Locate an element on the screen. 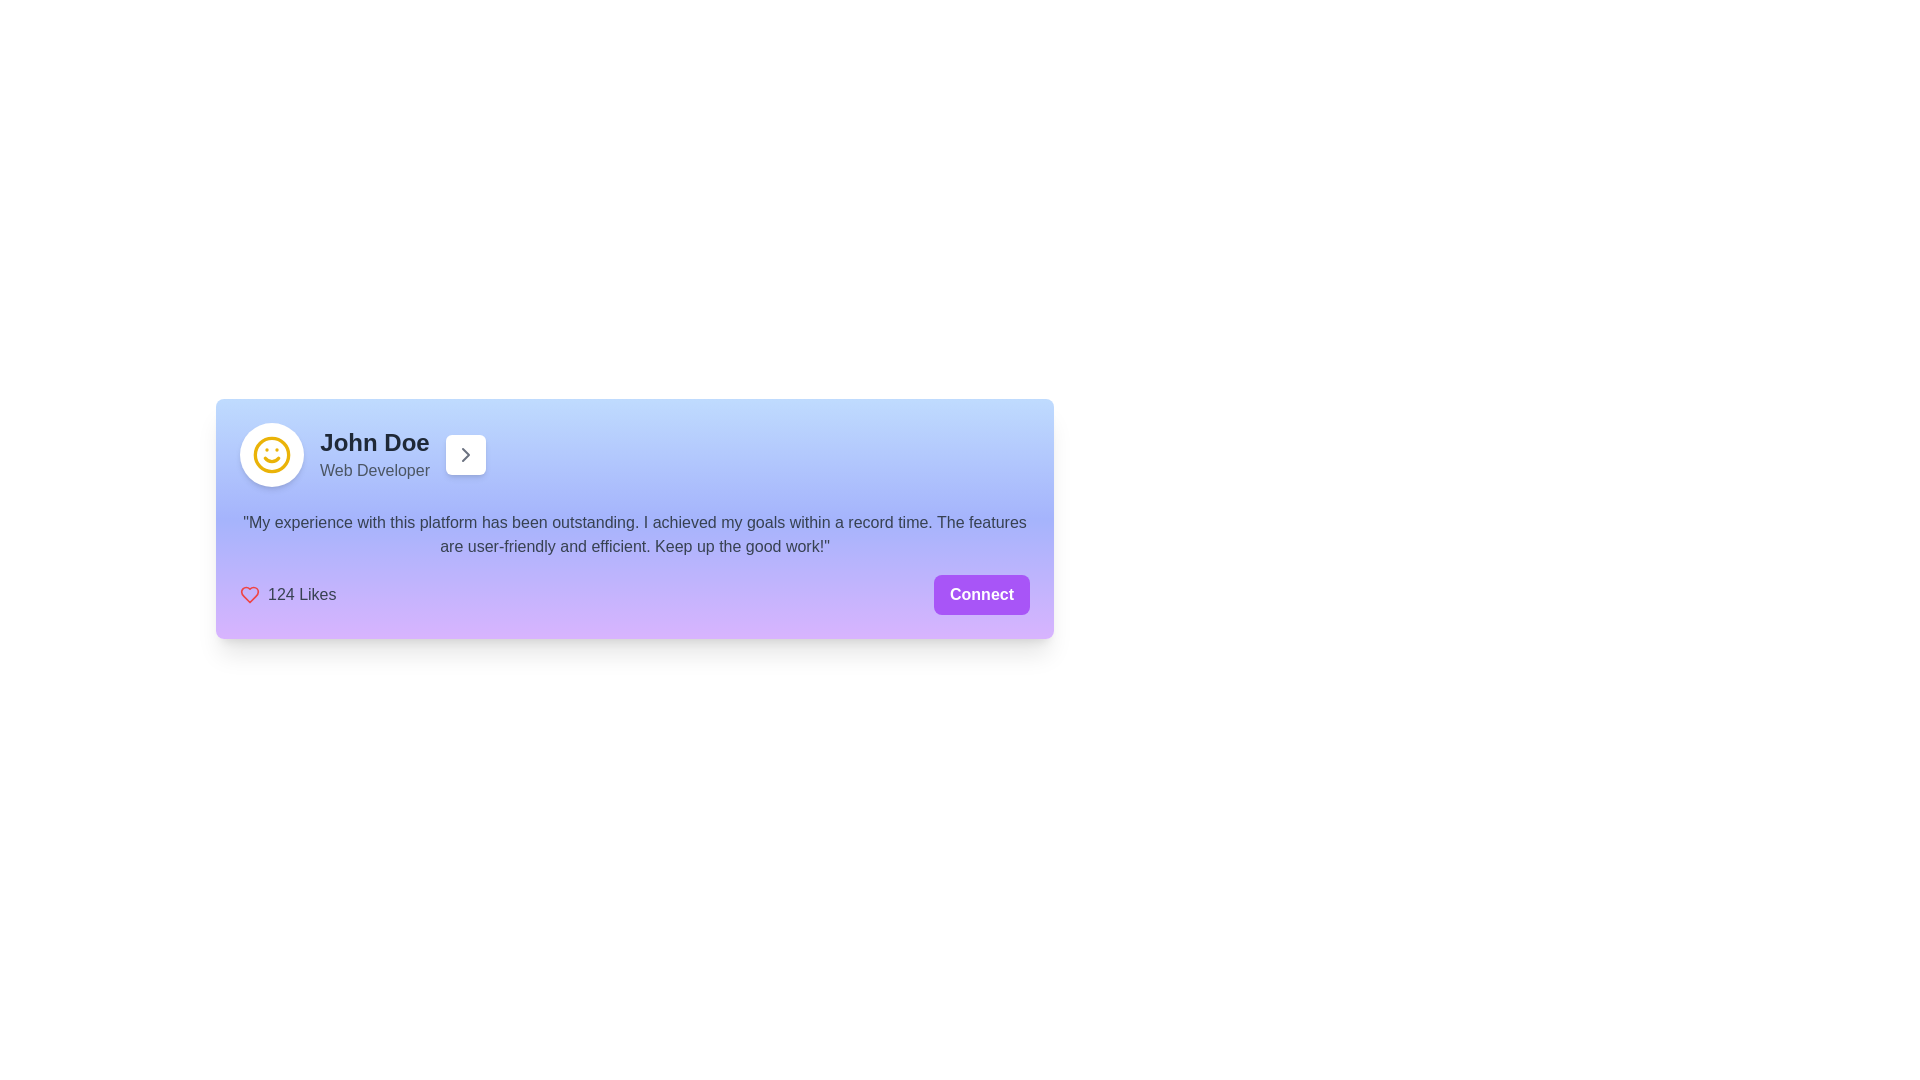 This screenshot has height=1080, width=1920. the testimonial text block located centrally in the lower middle section of the card, beneath 'John Doe, Web Developer' and above '124 Likes' and the 'Connect' button is located at coordinates (633, 534).